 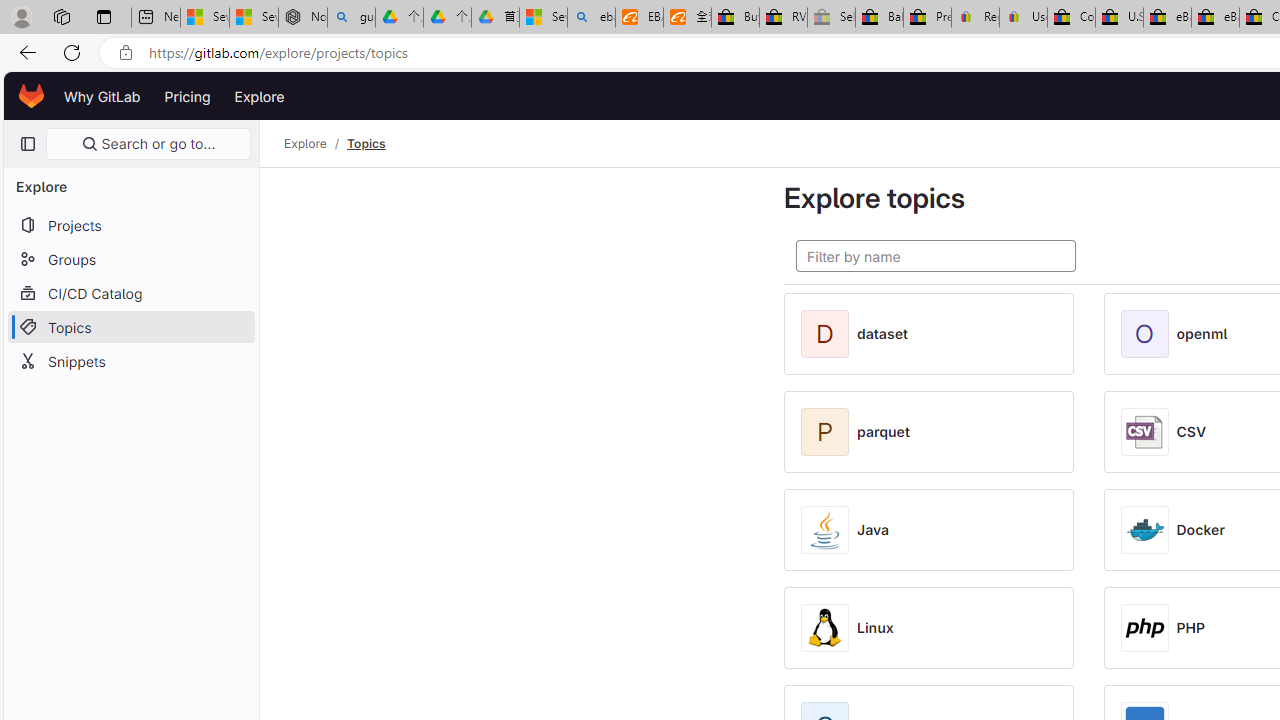 I want to click on 'openml', so click(x=1200, y=333).